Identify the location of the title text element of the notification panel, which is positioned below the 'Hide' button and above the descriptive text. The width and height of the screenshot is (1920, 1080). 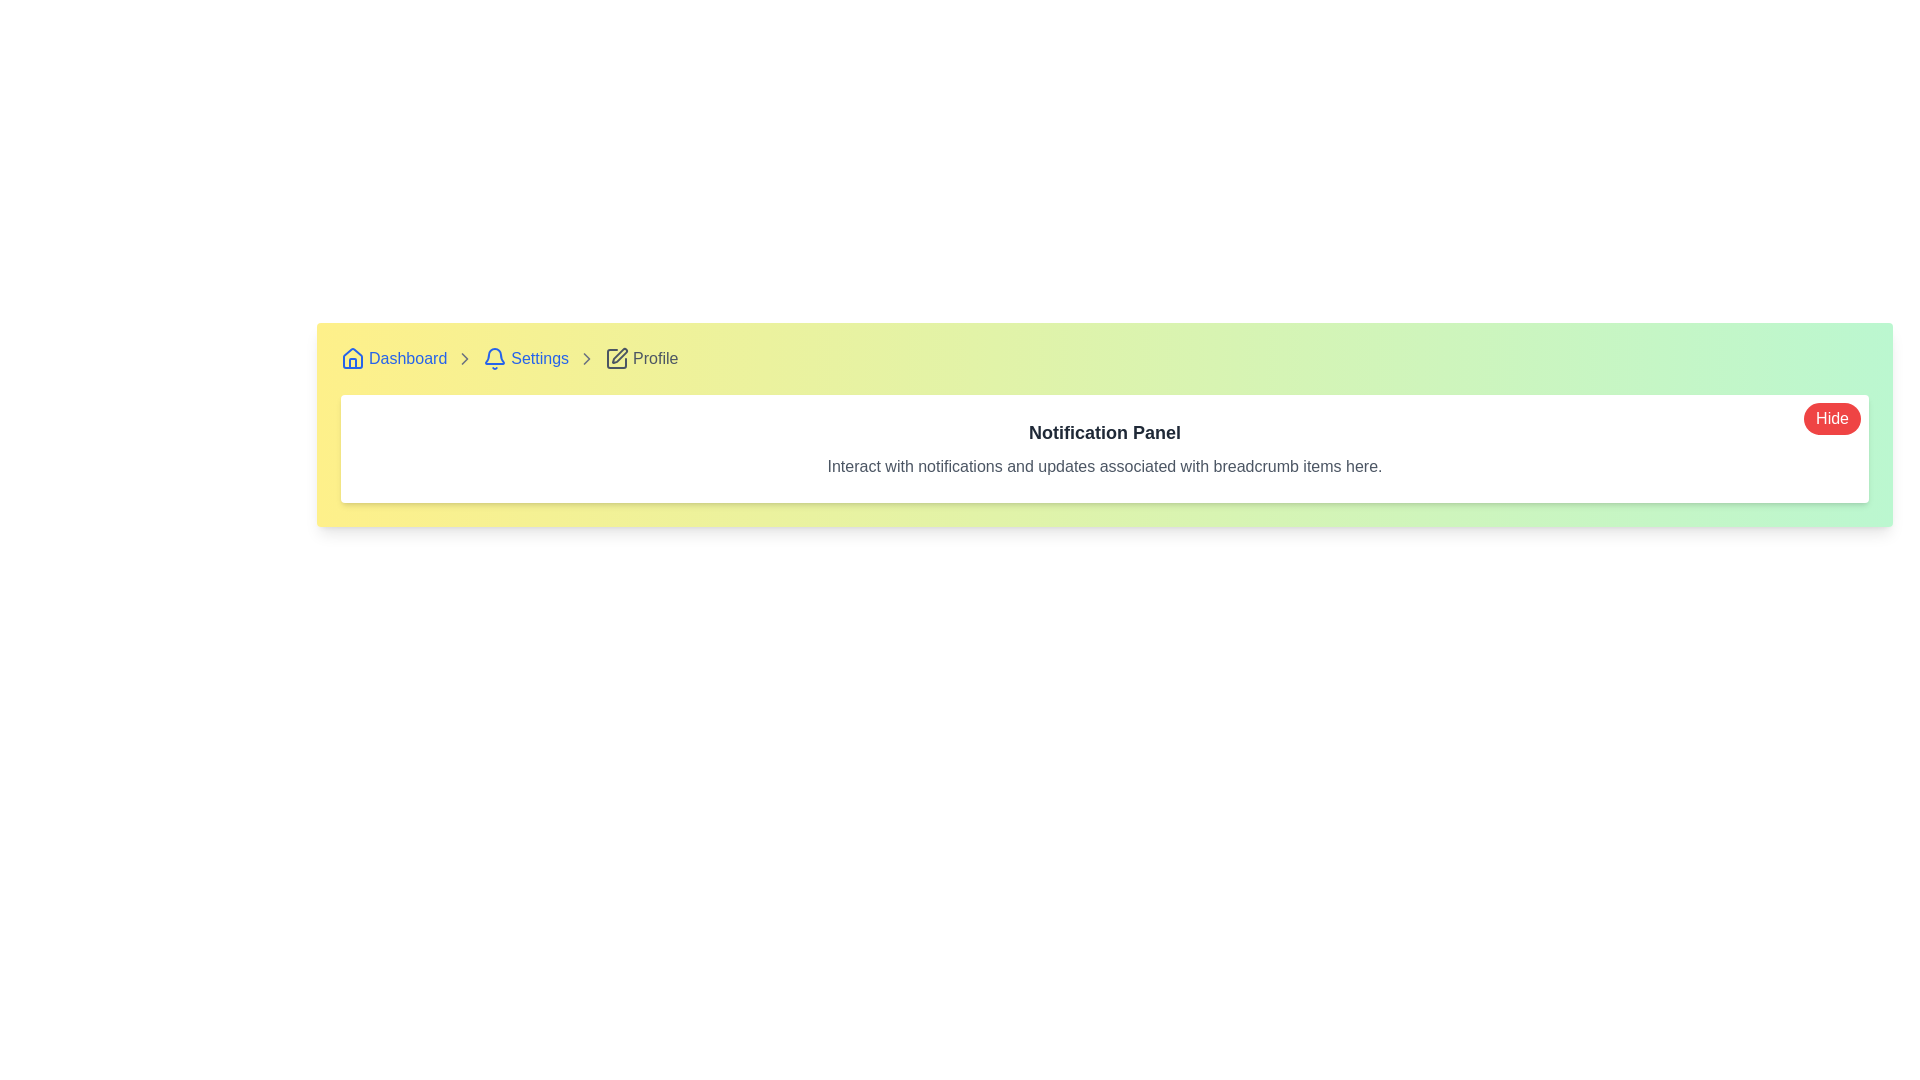
(1103, 431).